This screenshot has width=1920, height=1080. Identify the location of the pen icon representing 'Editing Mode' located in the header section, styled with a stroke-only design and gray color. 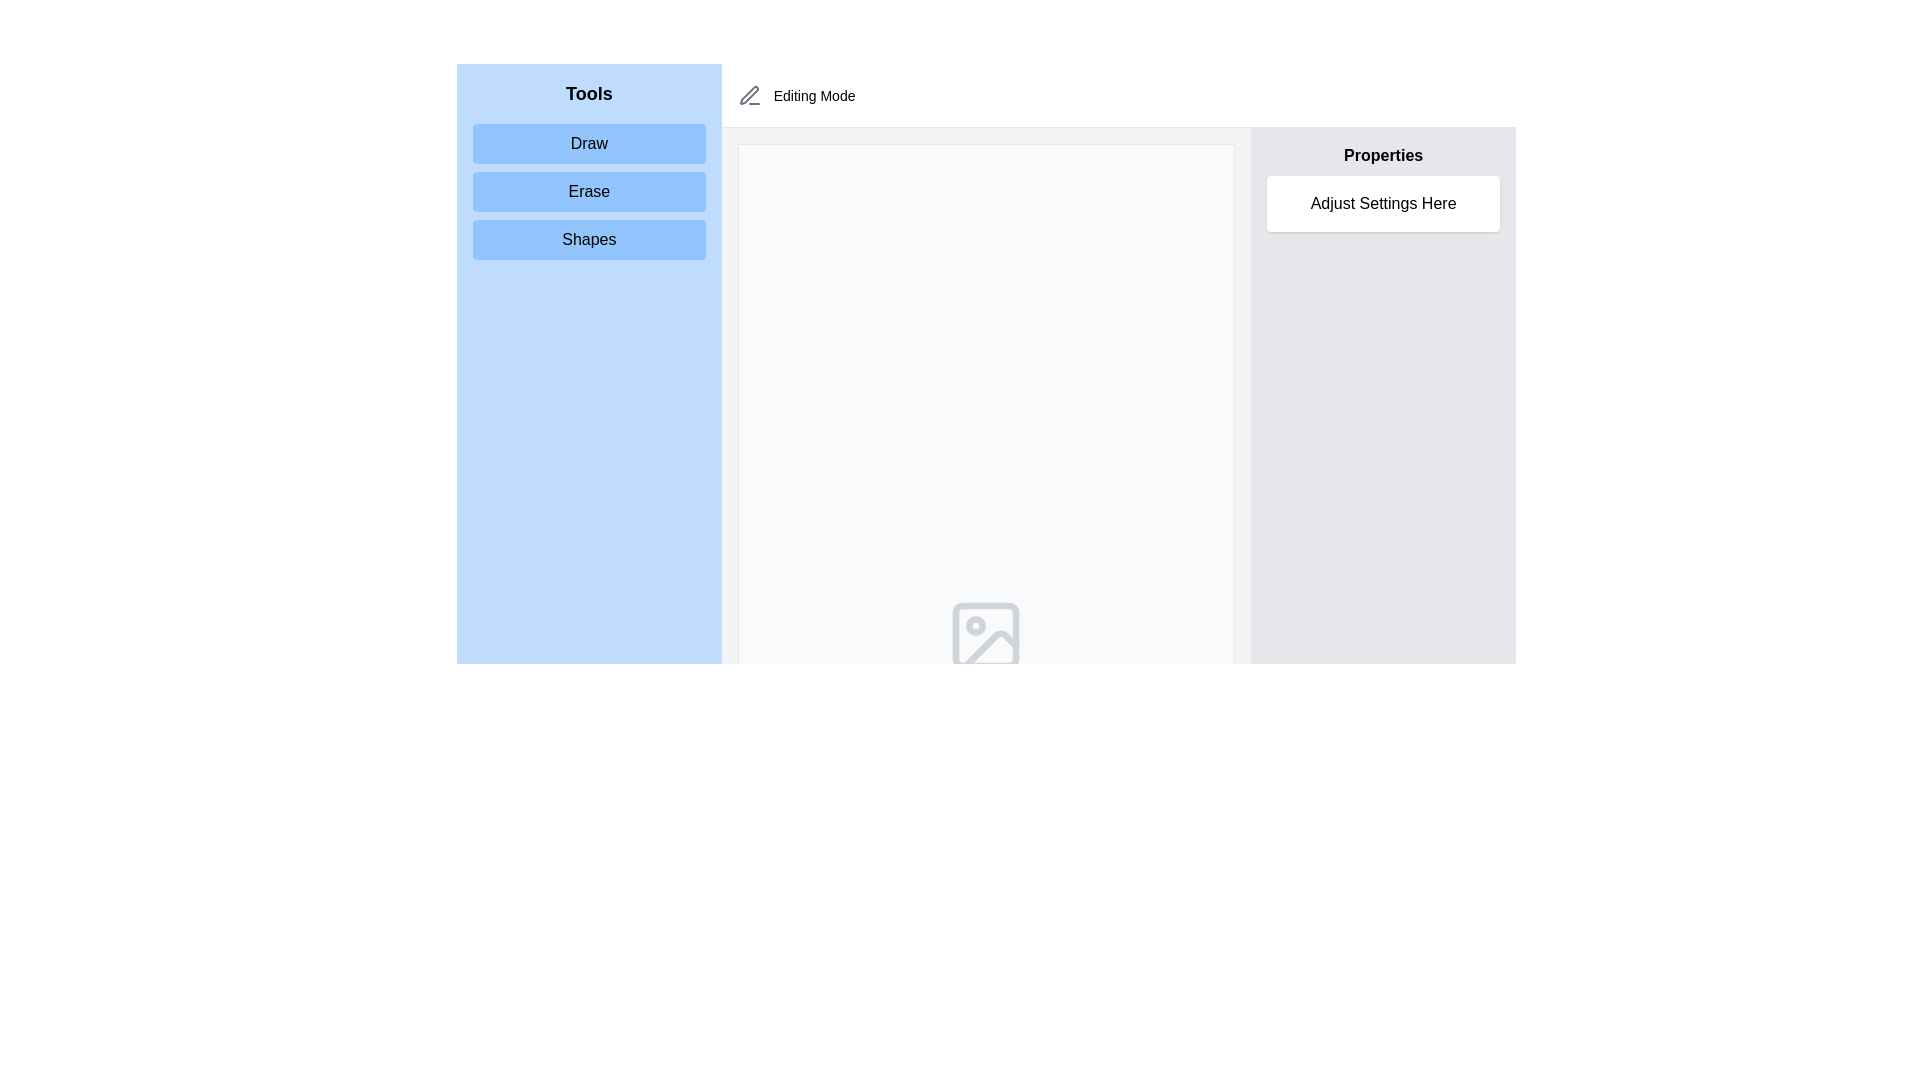
(748, 95).